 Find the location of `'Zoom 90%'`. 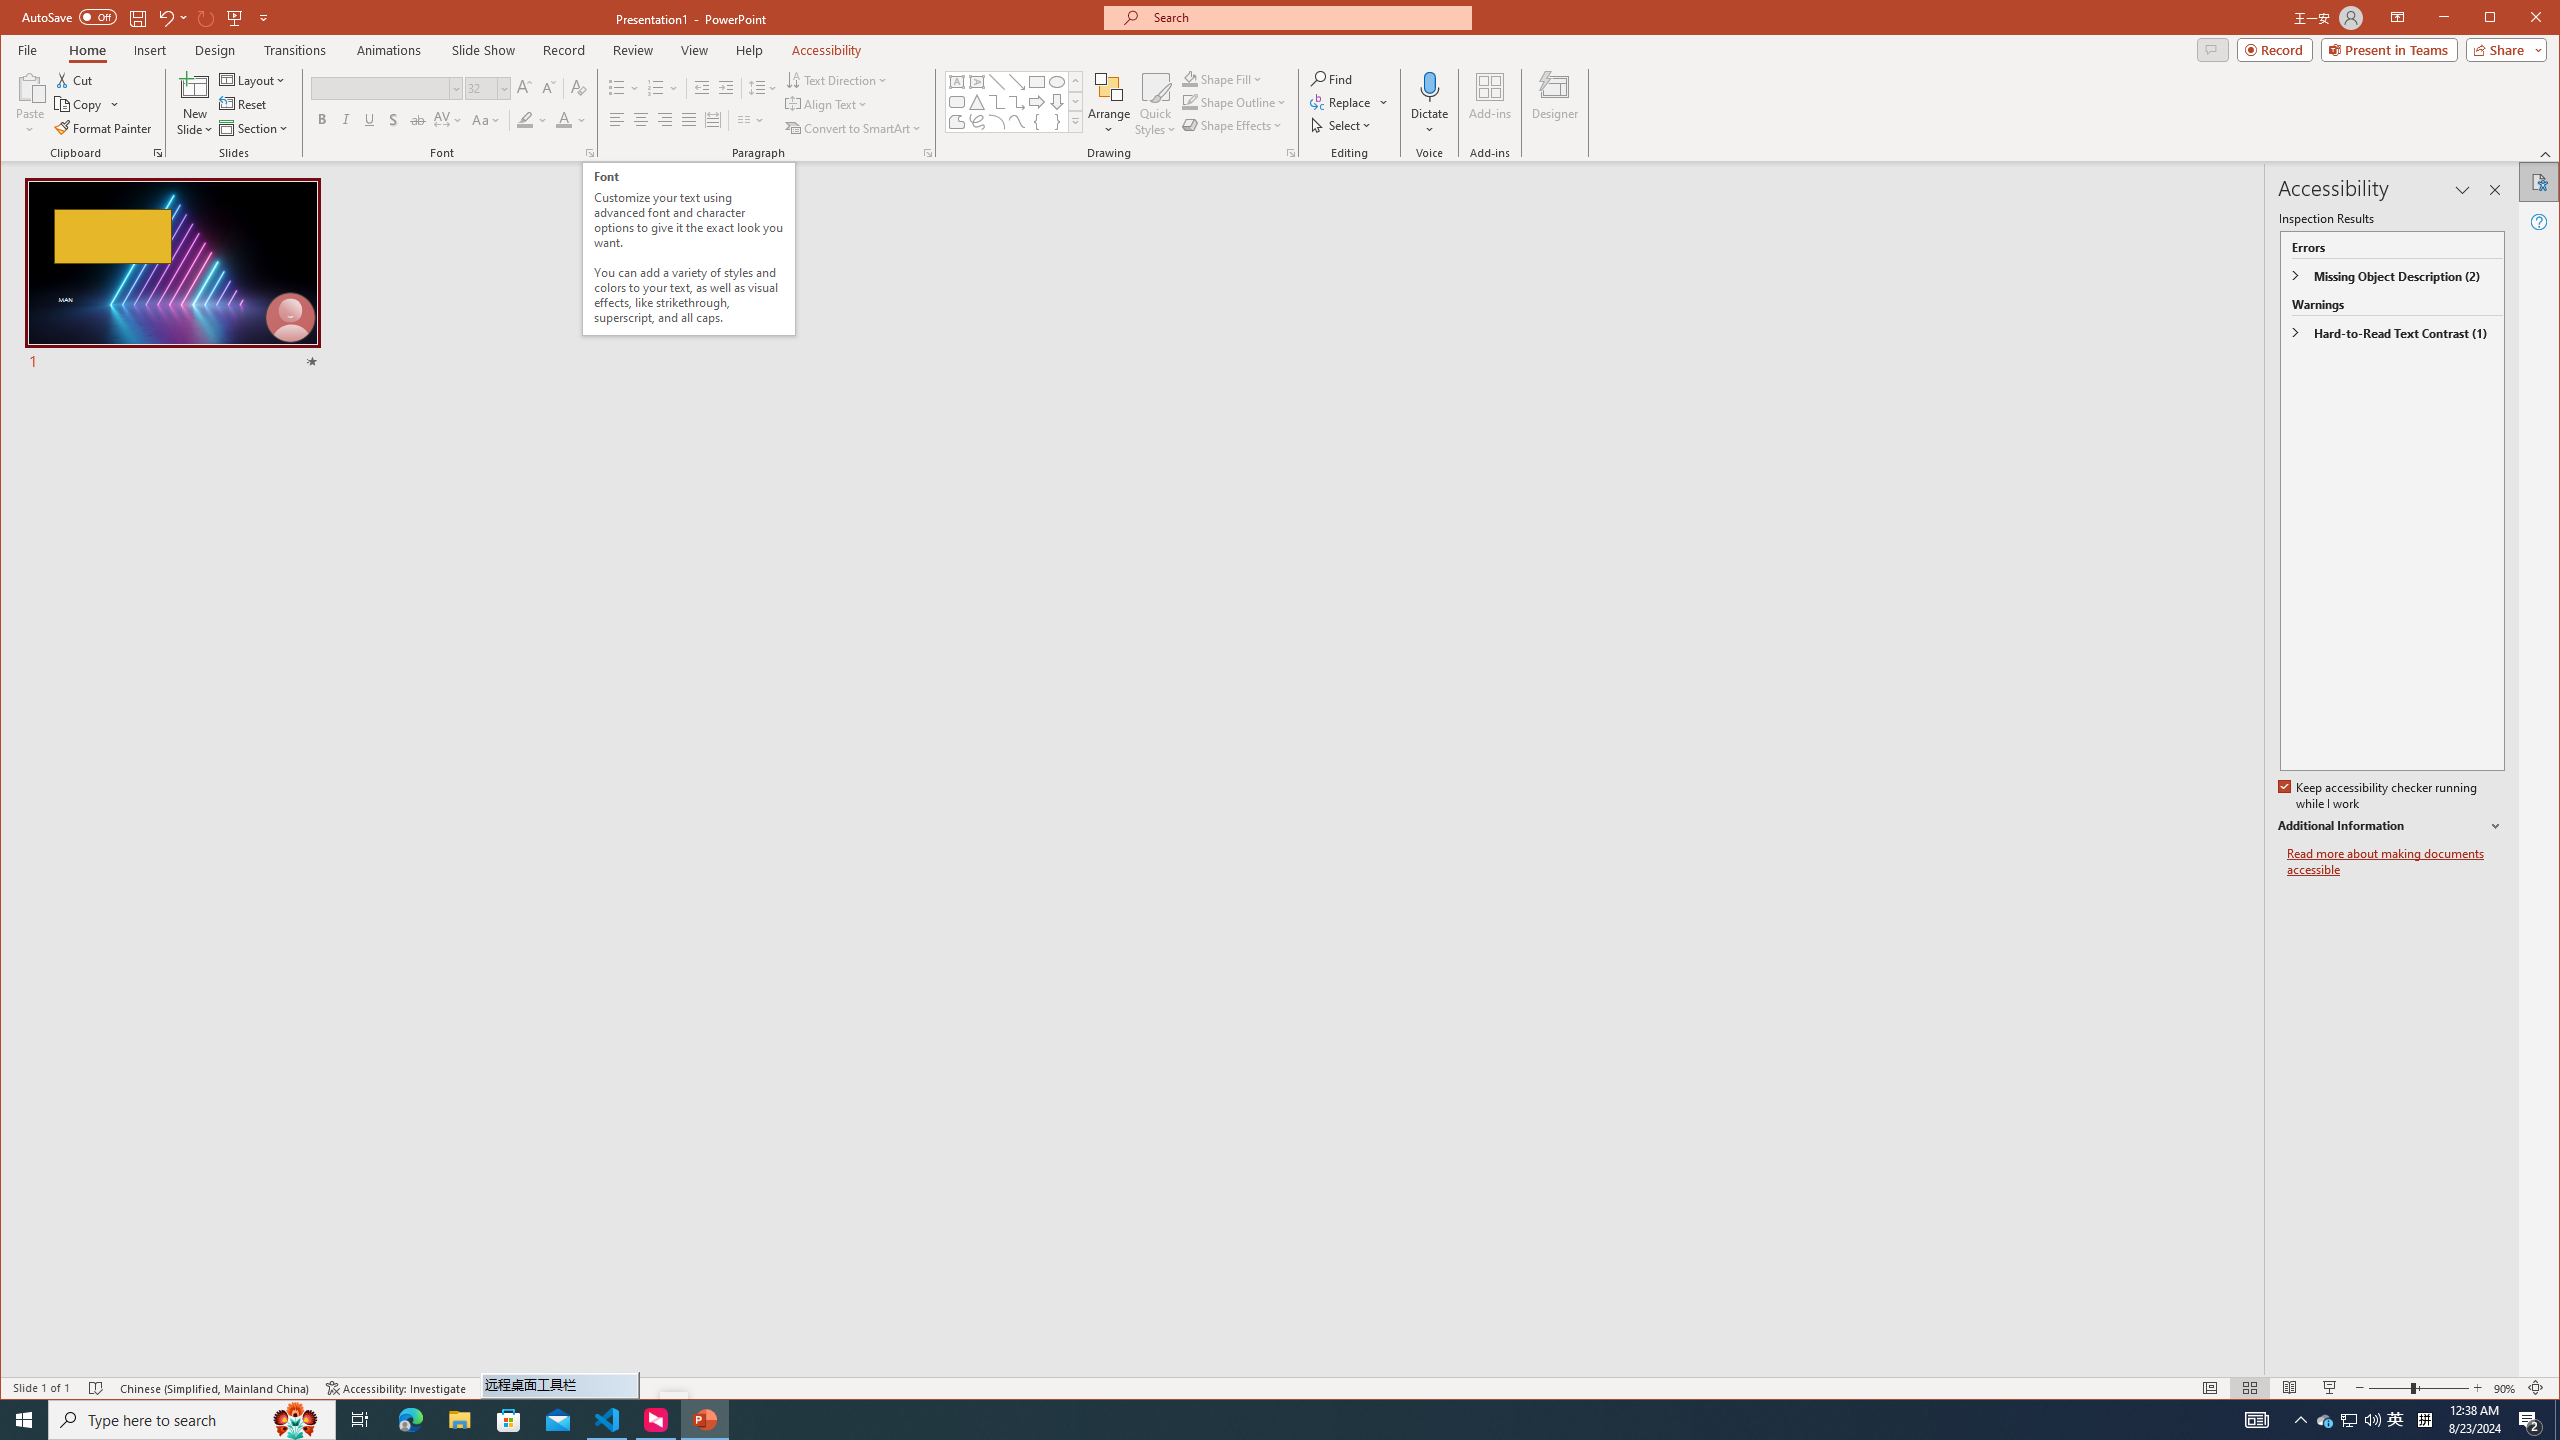

'Zoom 90%' is located at coordinates (2503, 1387).